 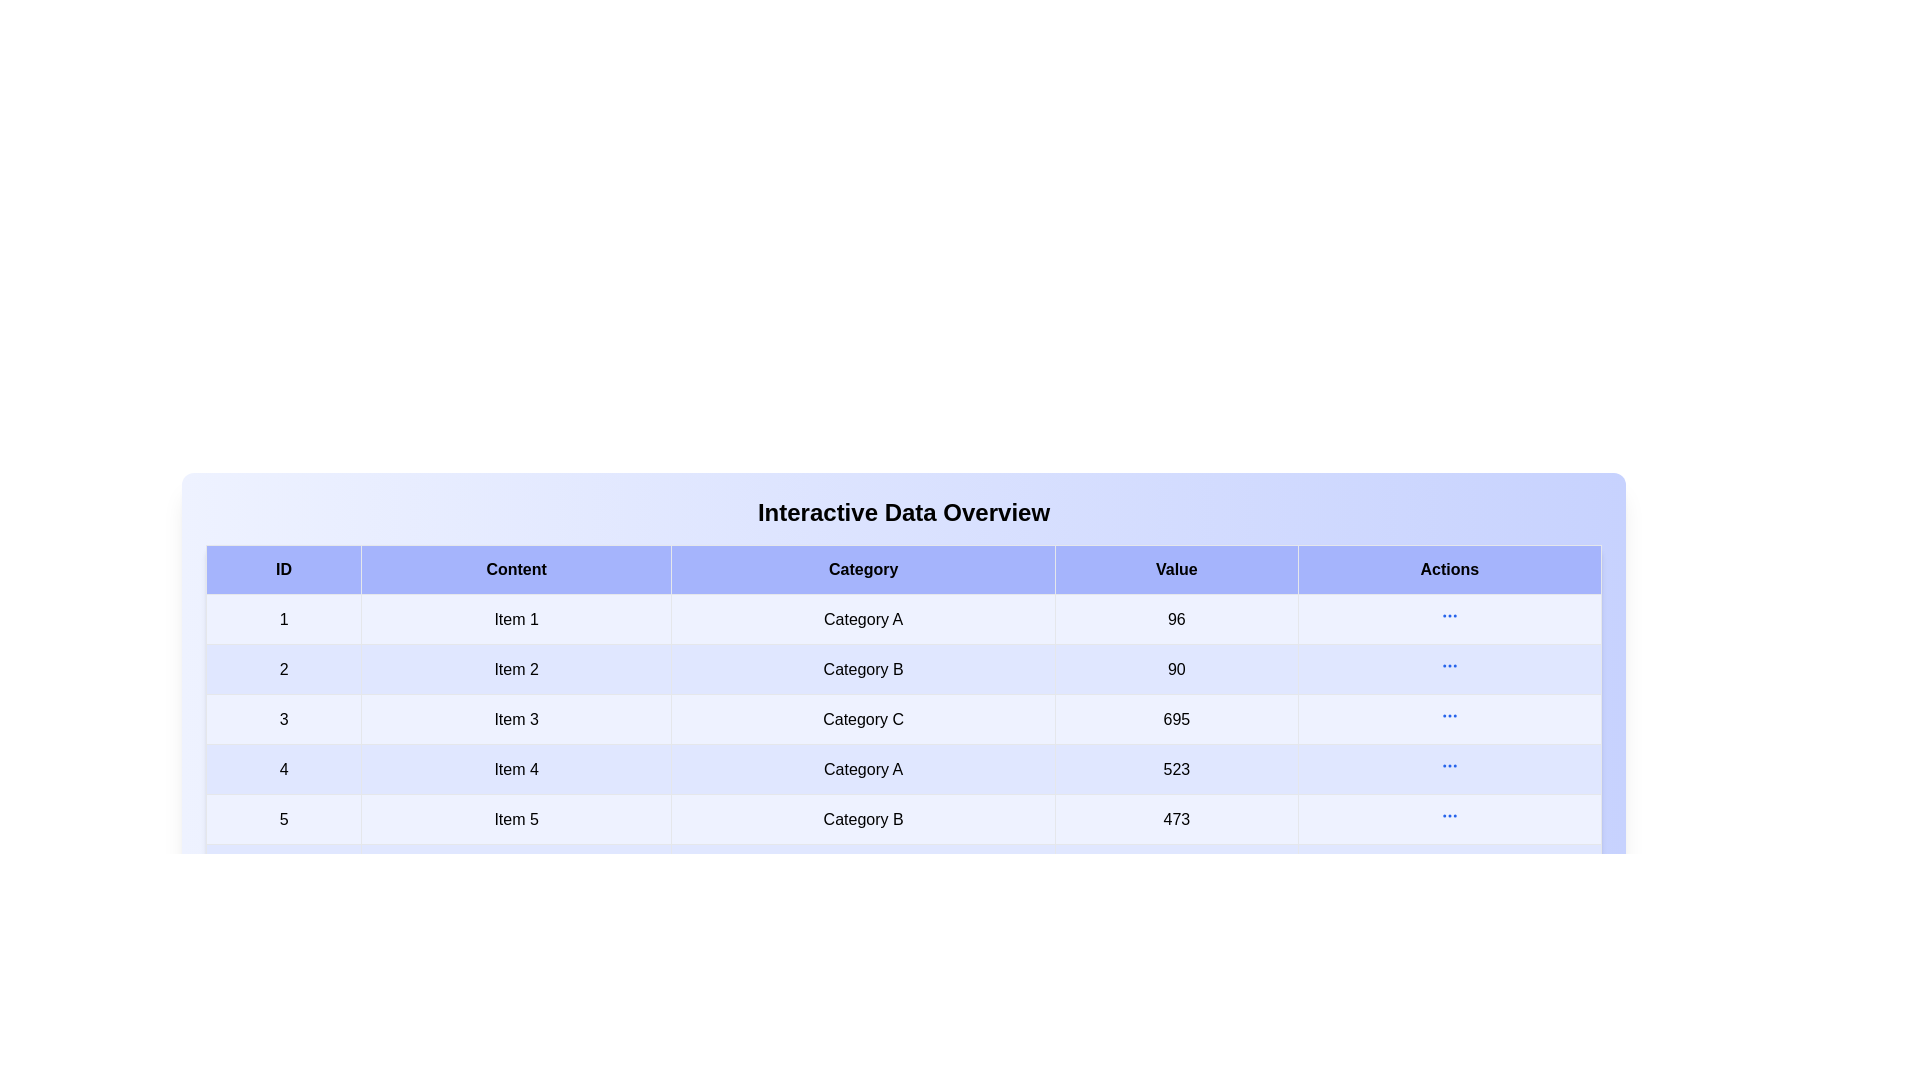 I want to click on action button in row 1 to view additional details, so click(x=1449, y=615).